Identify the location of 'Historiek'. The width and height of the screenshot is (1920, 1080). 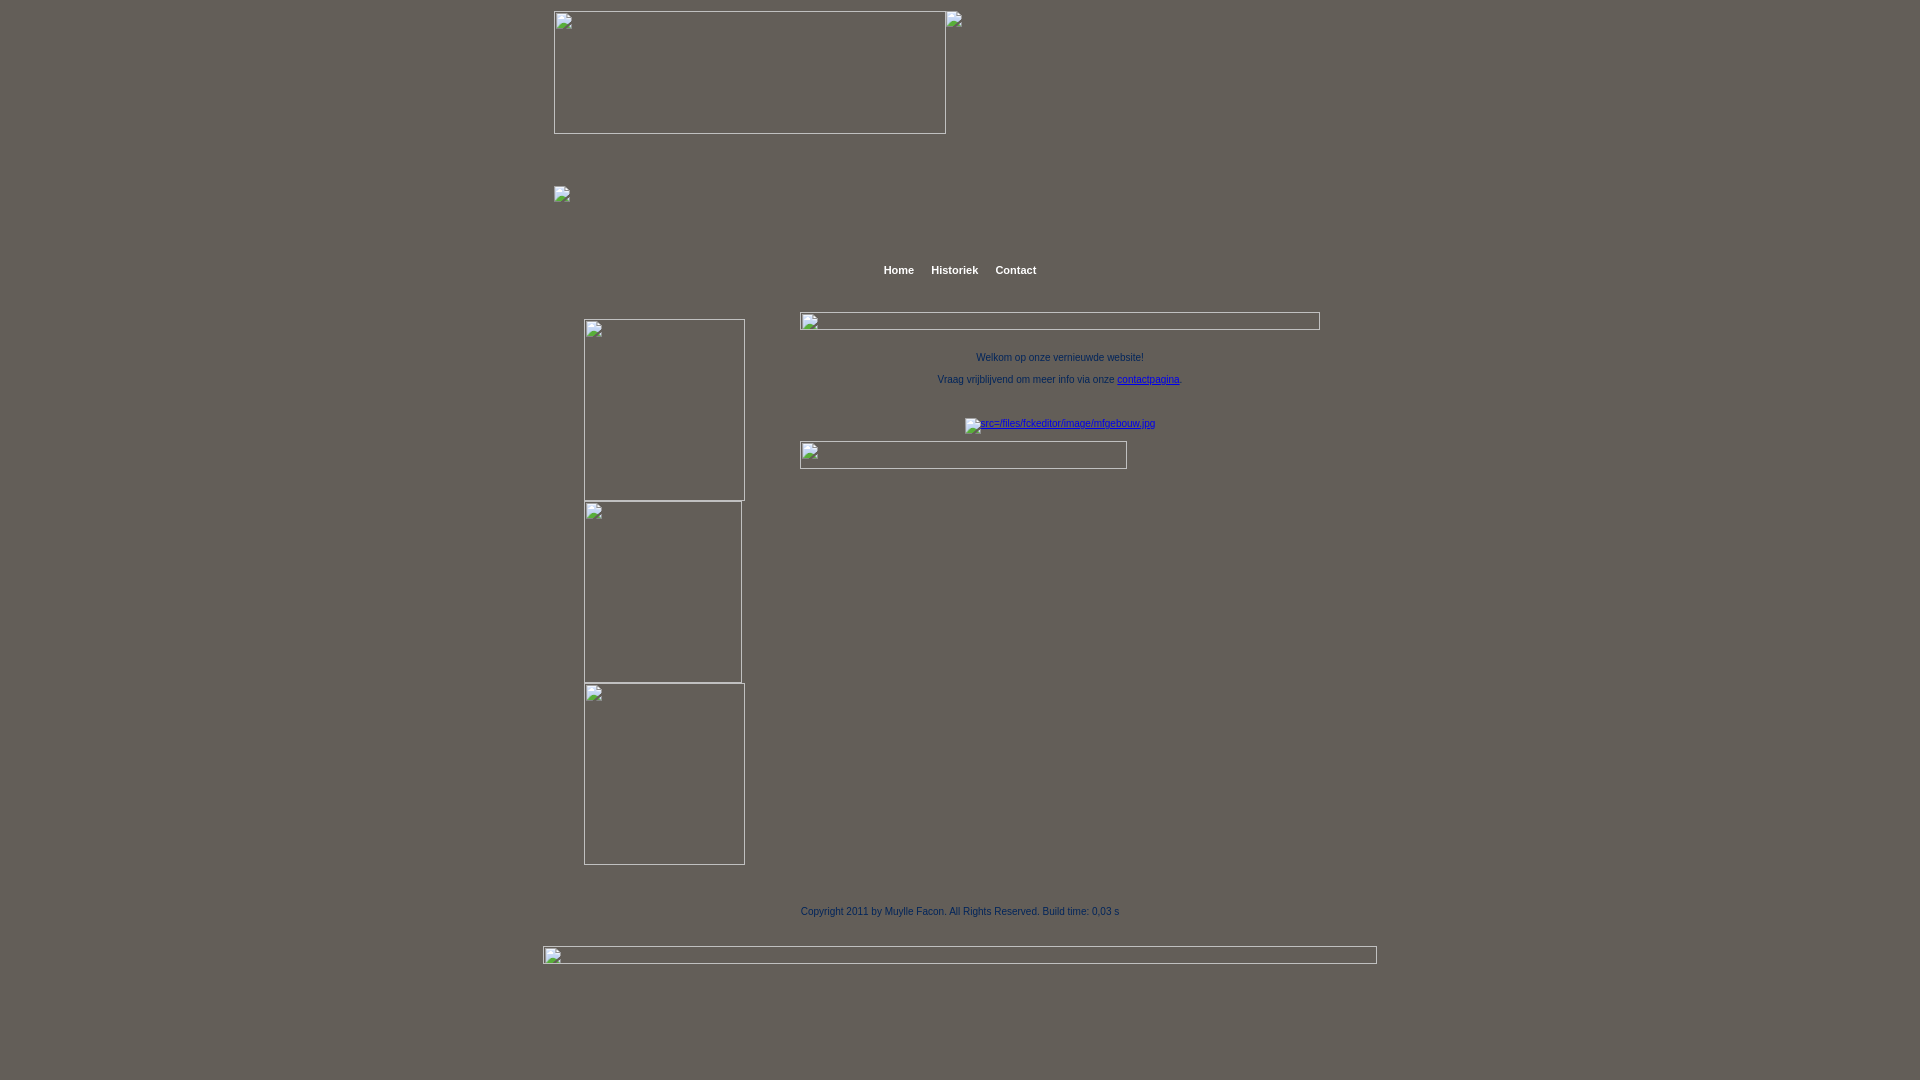
(953, 270).